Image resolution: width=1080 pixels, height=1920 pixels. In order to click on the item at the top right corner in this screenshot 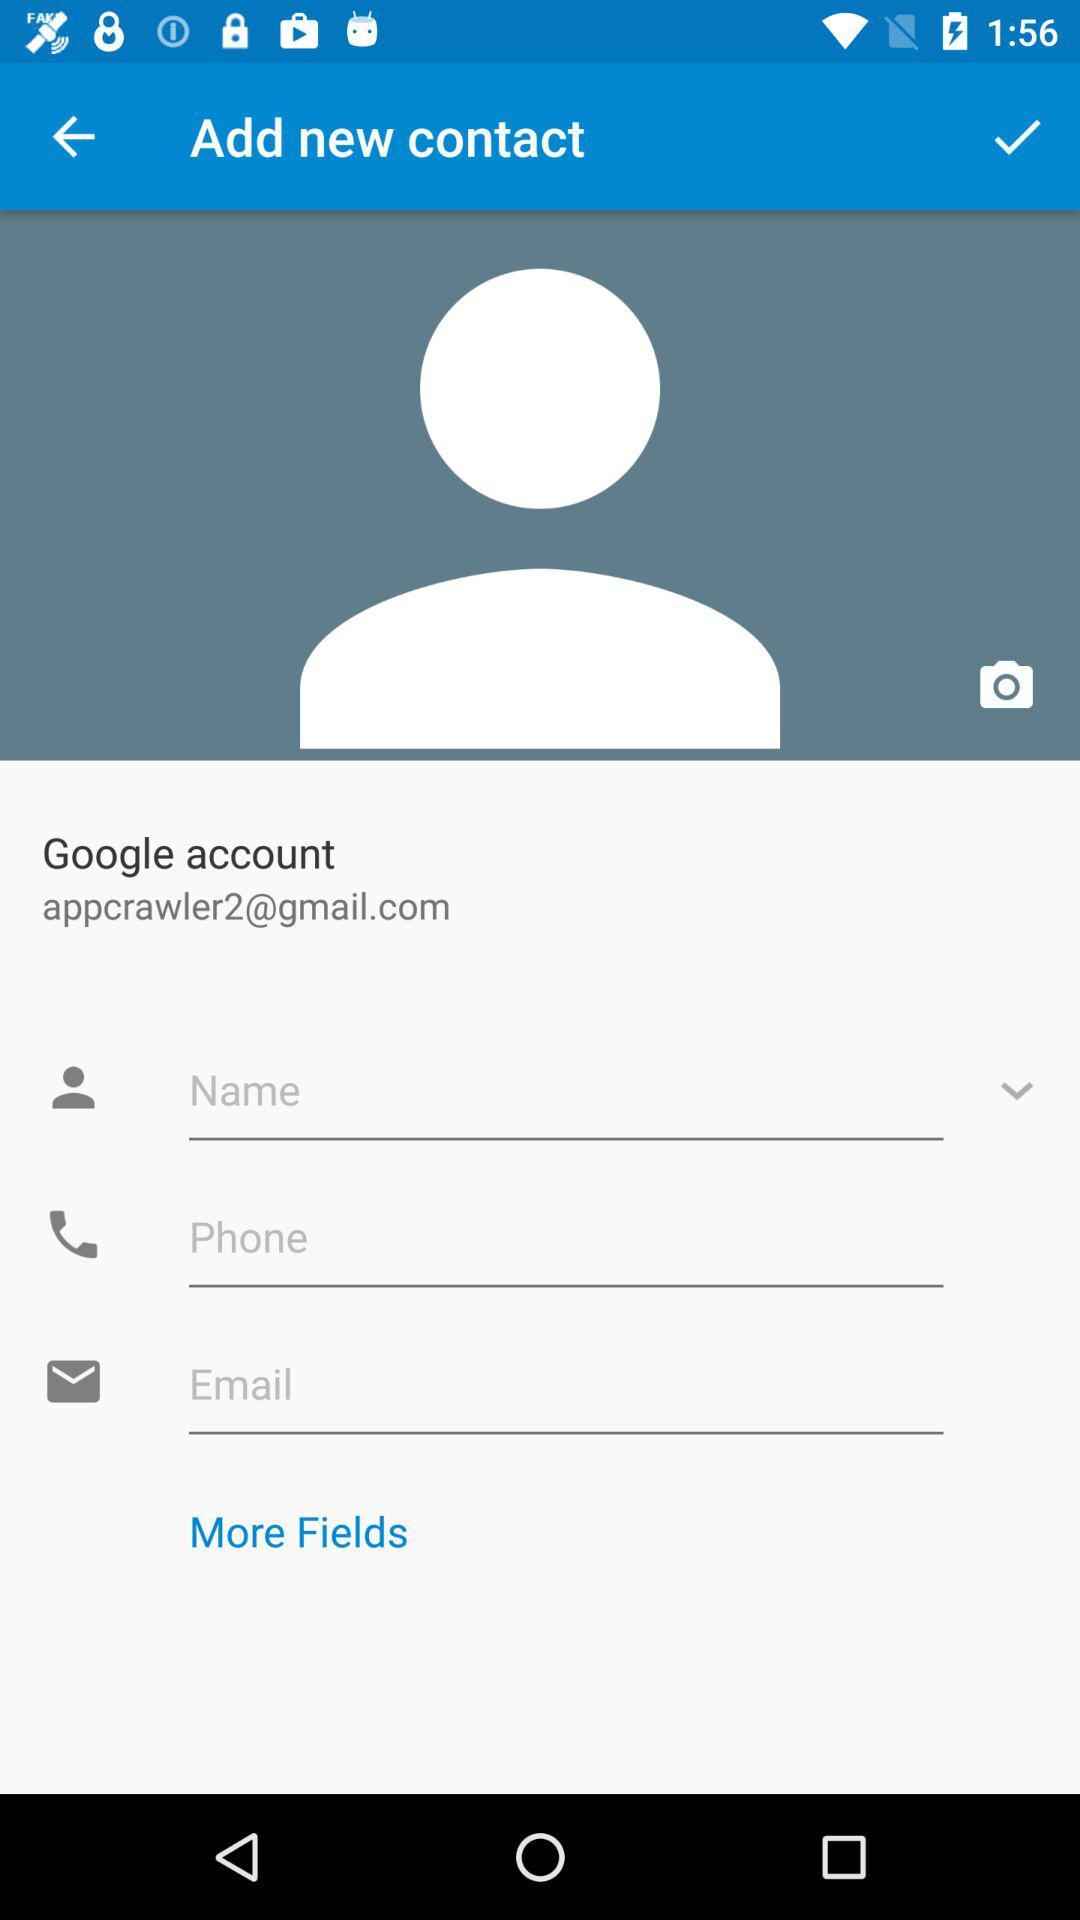, I will do `click(1017, 135)`.